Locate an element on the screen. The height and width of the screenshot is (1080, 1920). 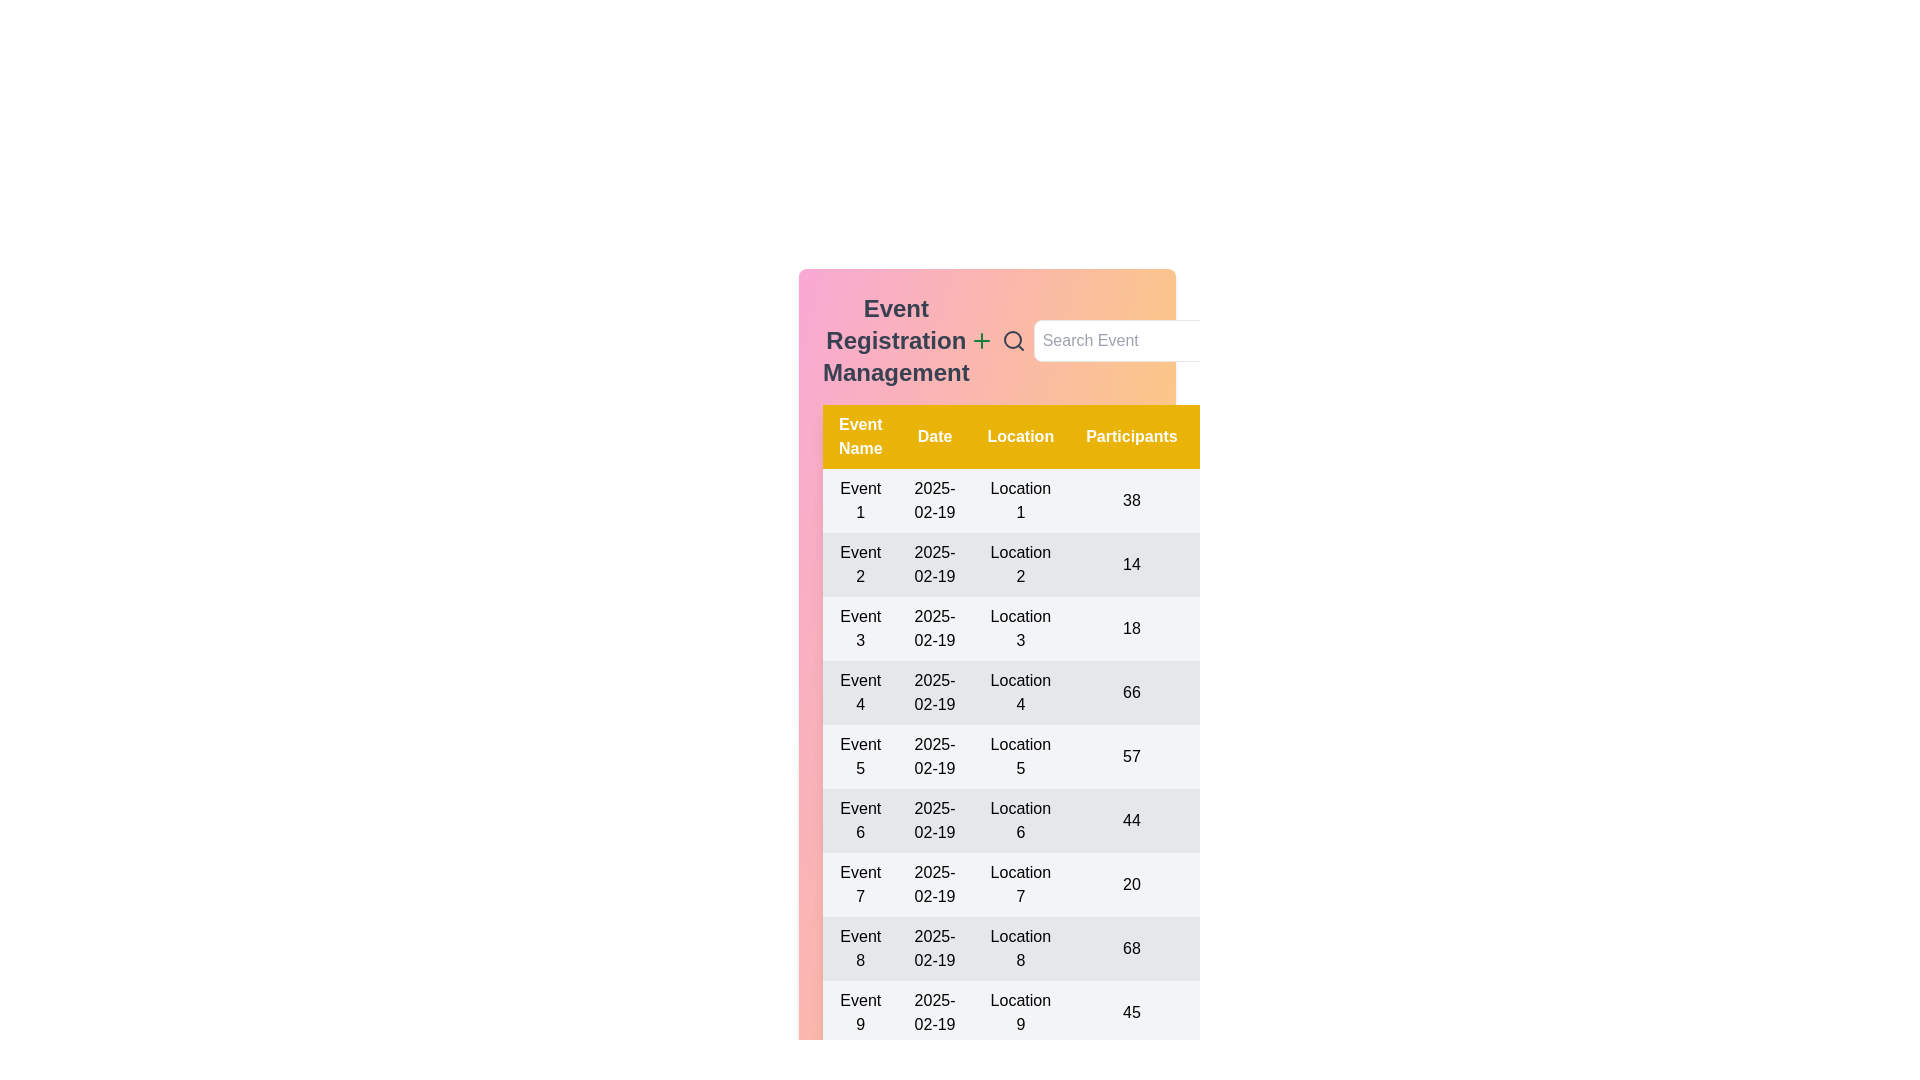
the plus icon to add a new event is located at coordinates (981, 339).